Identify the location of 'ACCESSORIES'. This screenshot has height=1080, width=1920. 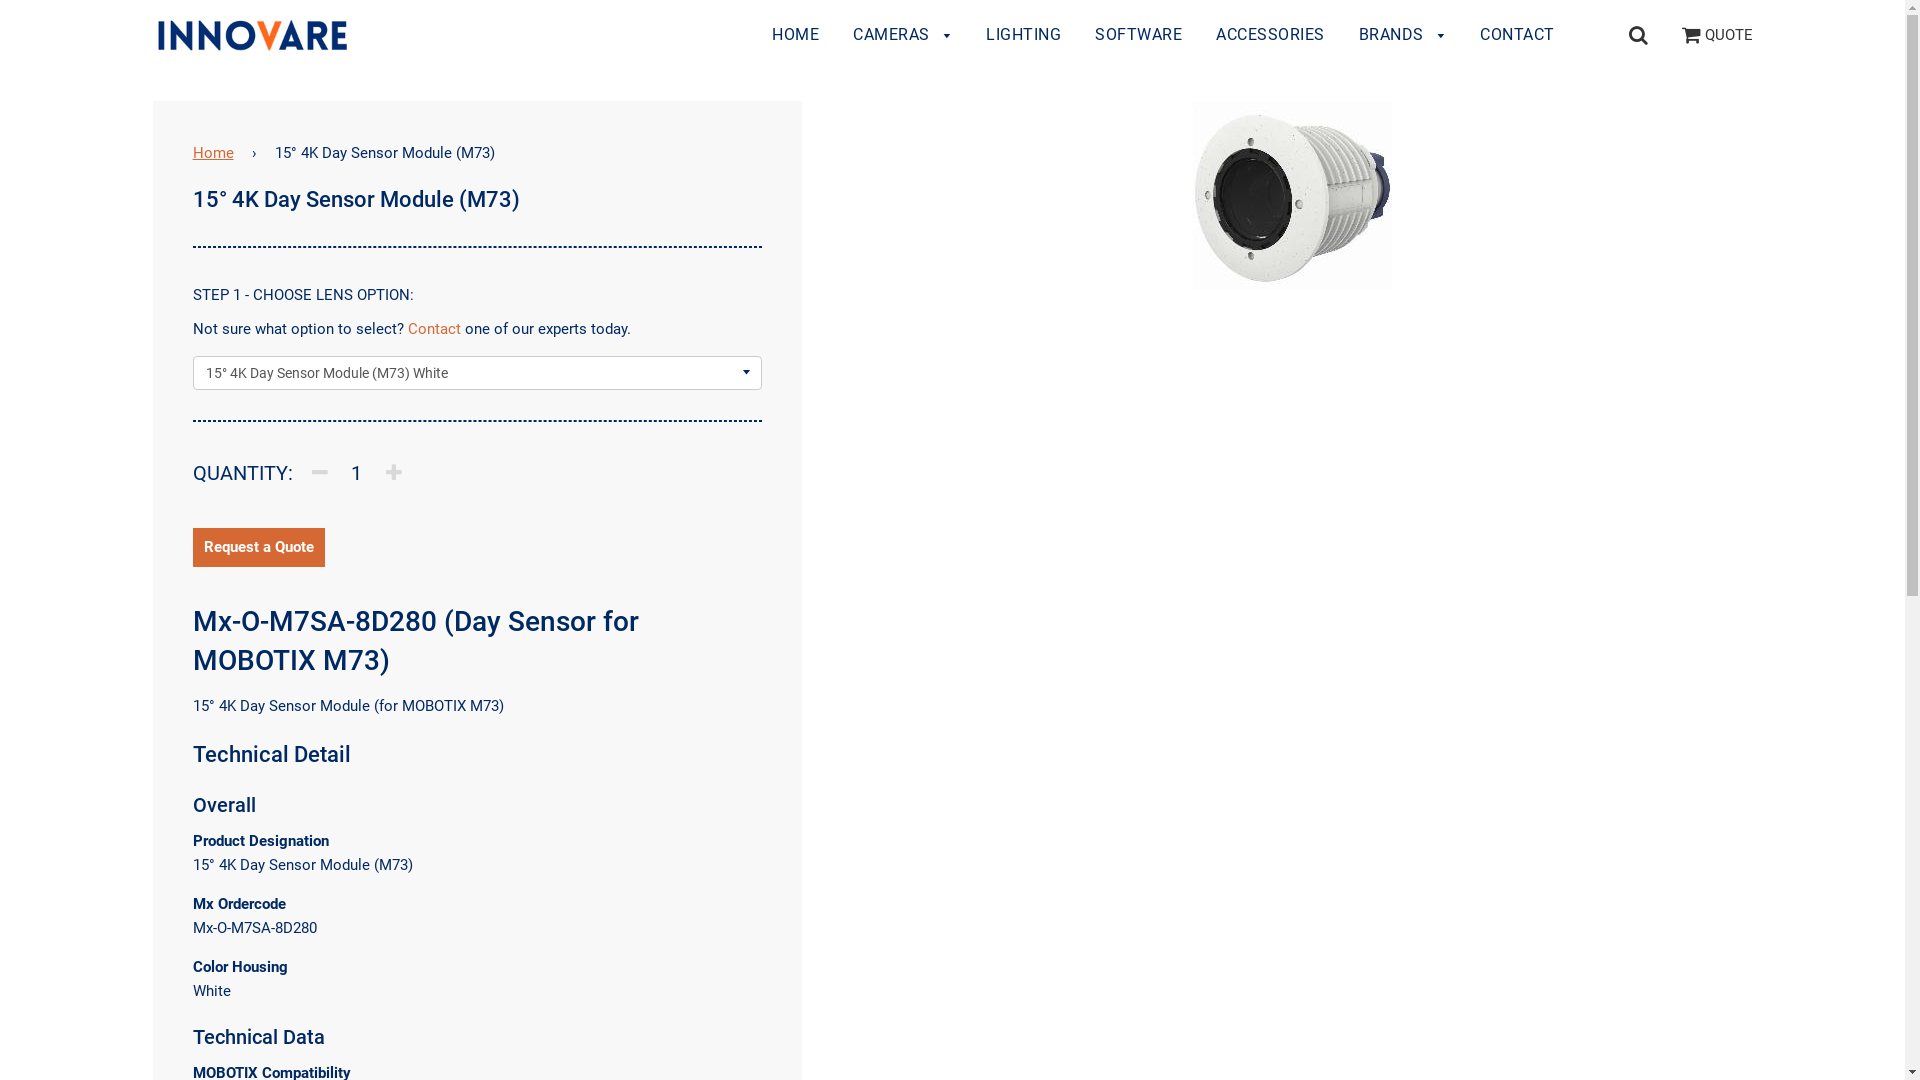
(1269, 34).